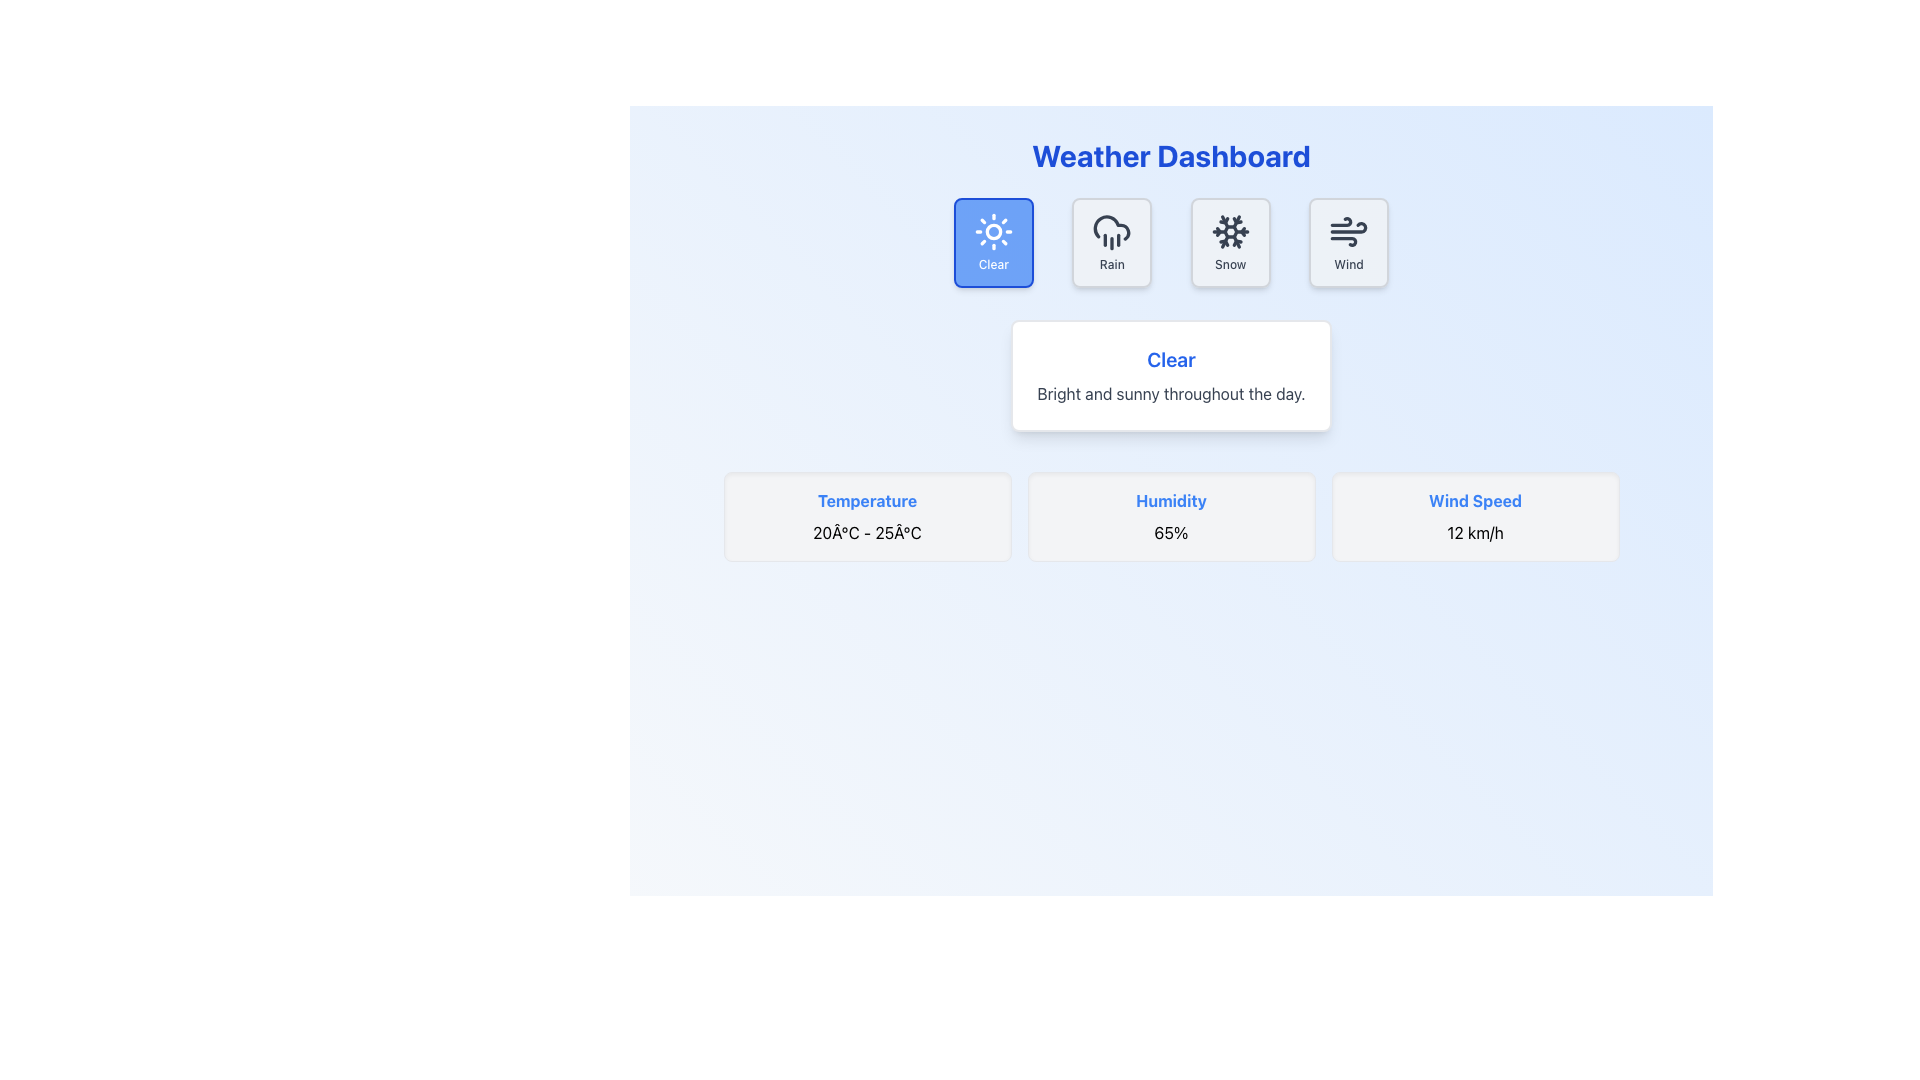 The width and height of the screenshot is (1920, 1080). I want to click on the 'Rain' weather condition button located between the 'Clear' and 'Snow' buttons, so click(1111, 242).